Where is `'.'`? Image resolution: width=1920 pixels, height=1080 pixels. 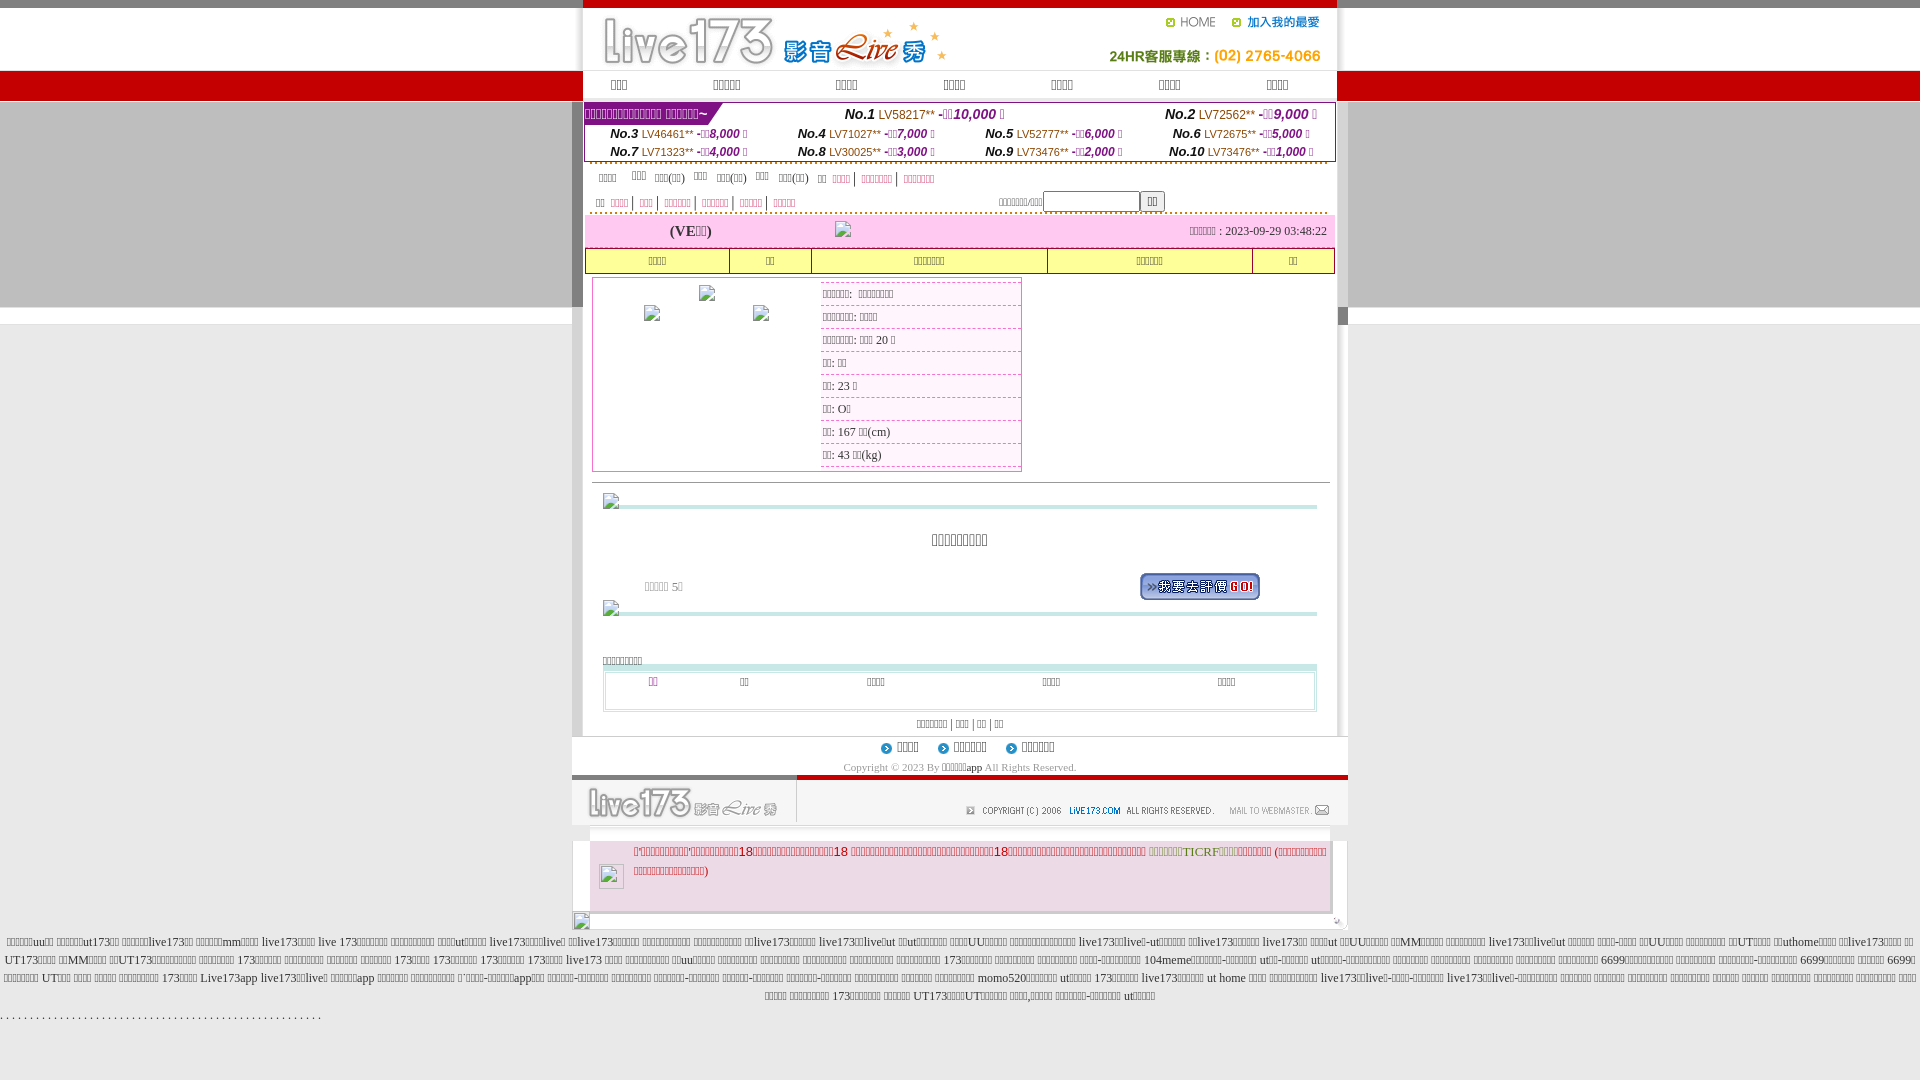
'.' is located at coordinates (102, 1014).